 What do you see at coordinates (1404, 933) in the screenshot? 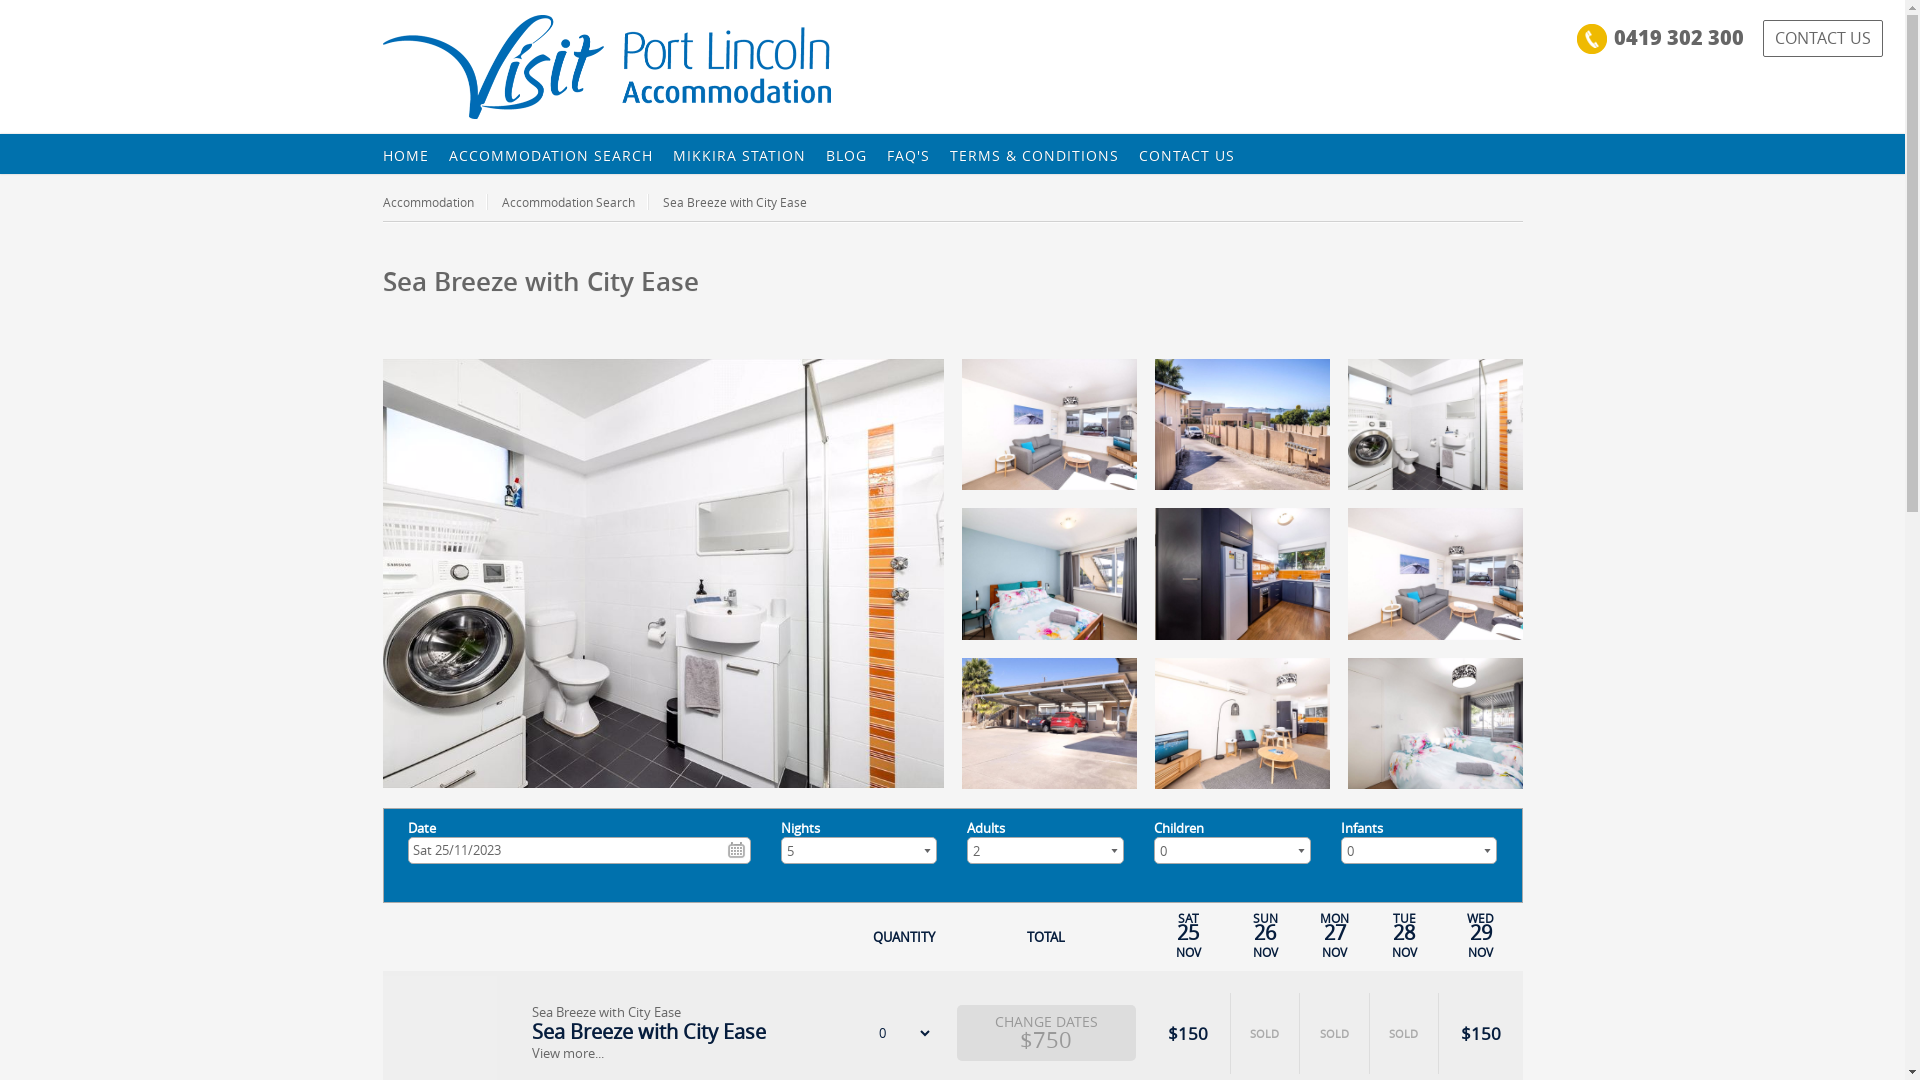
I see `'28'` at bounding box center [1404, 933].